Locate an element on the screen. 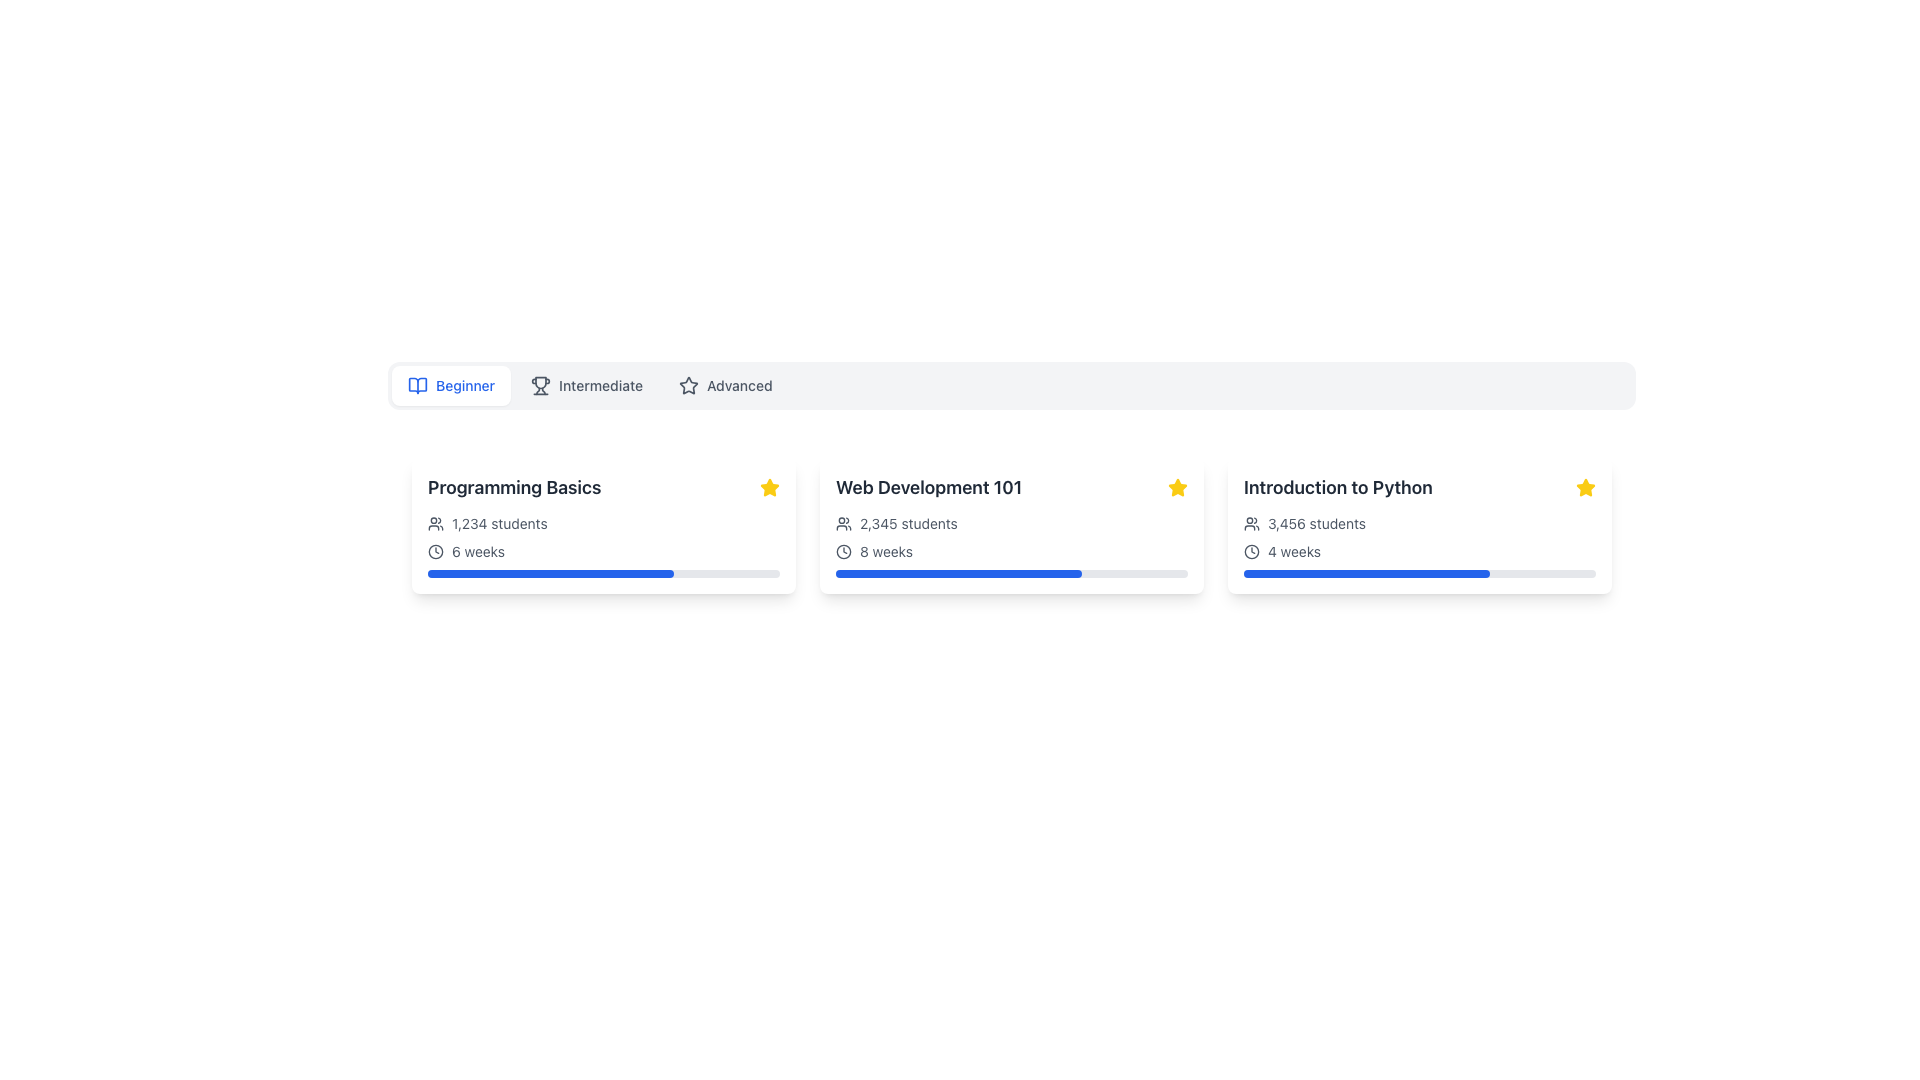 The width and height of the screenshot is (1920, 1080). the 'Advanced' button, which is the third button in a group of three, featuring a star icon and a light gray background is located at coordinates (724, 385).